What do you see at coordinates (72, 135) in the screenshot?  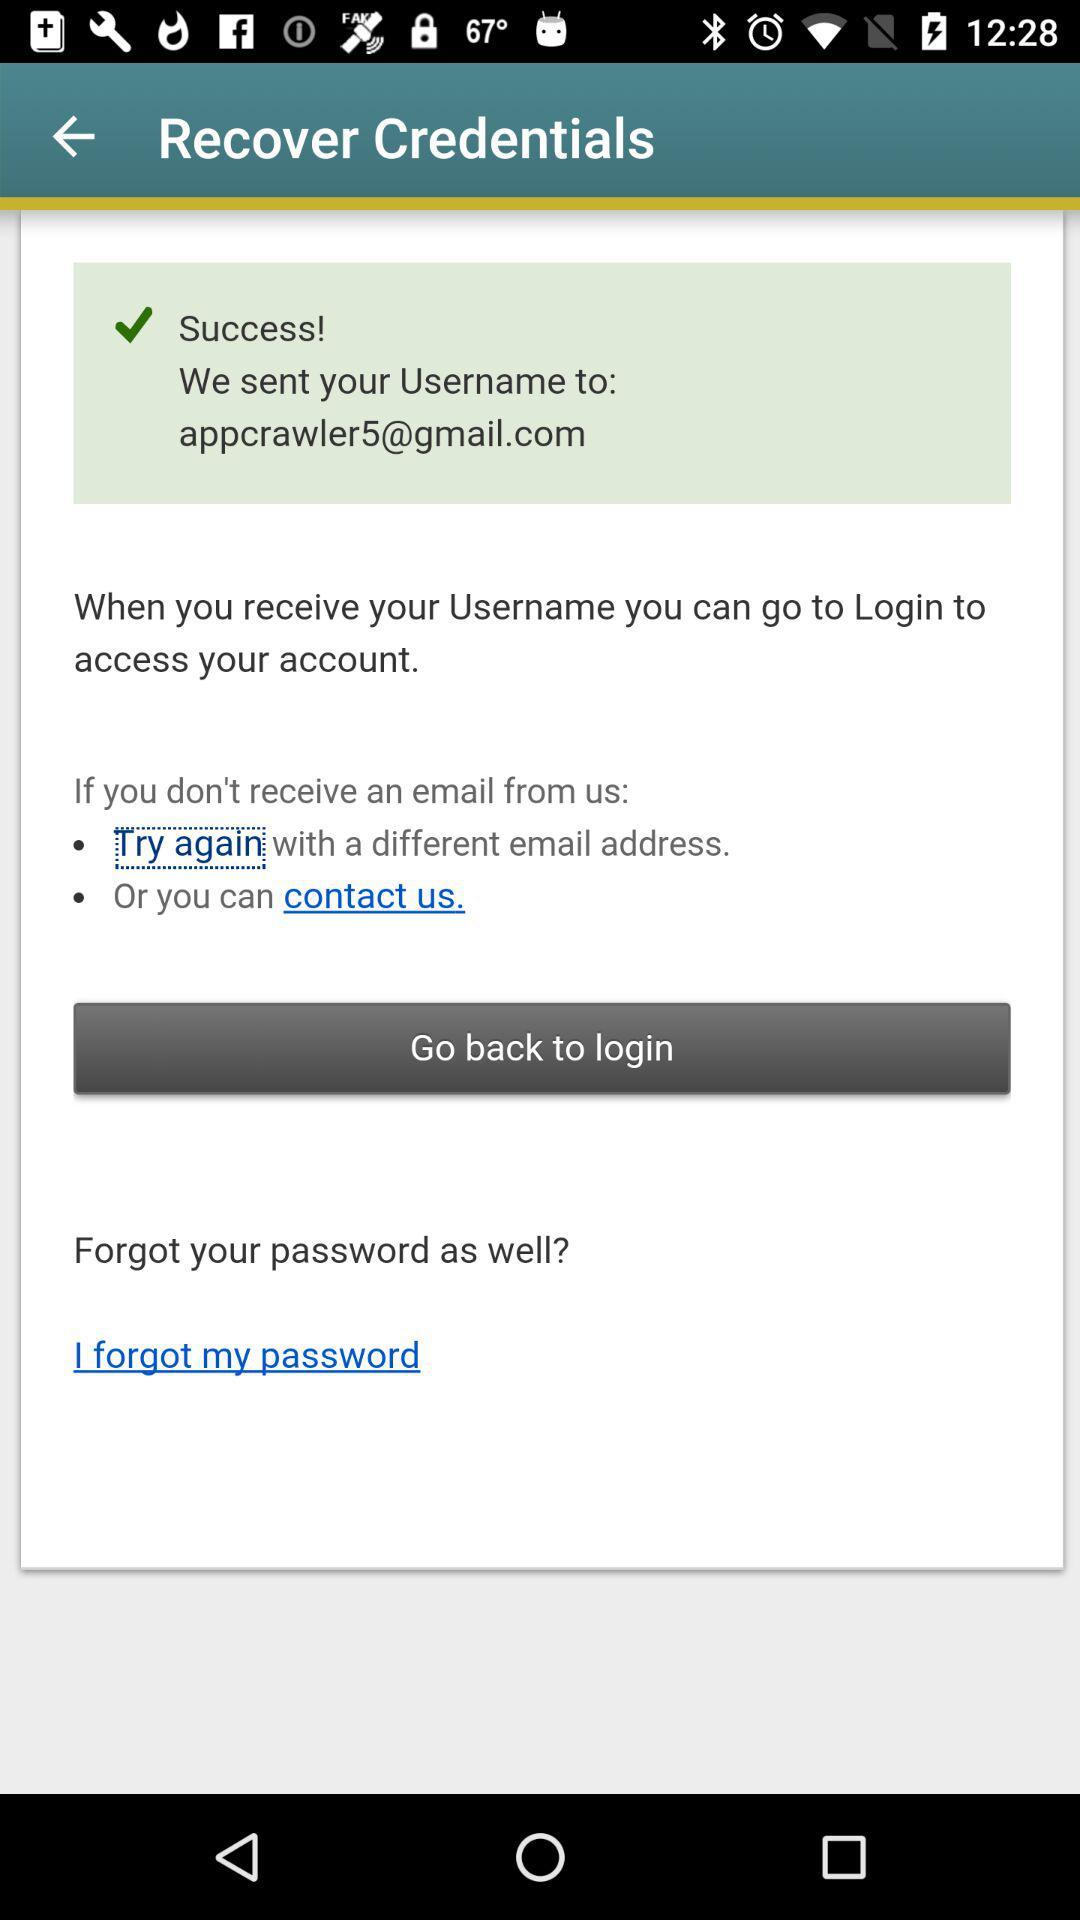 I see `icon at the top left corner` at bounding box center [72, 135].